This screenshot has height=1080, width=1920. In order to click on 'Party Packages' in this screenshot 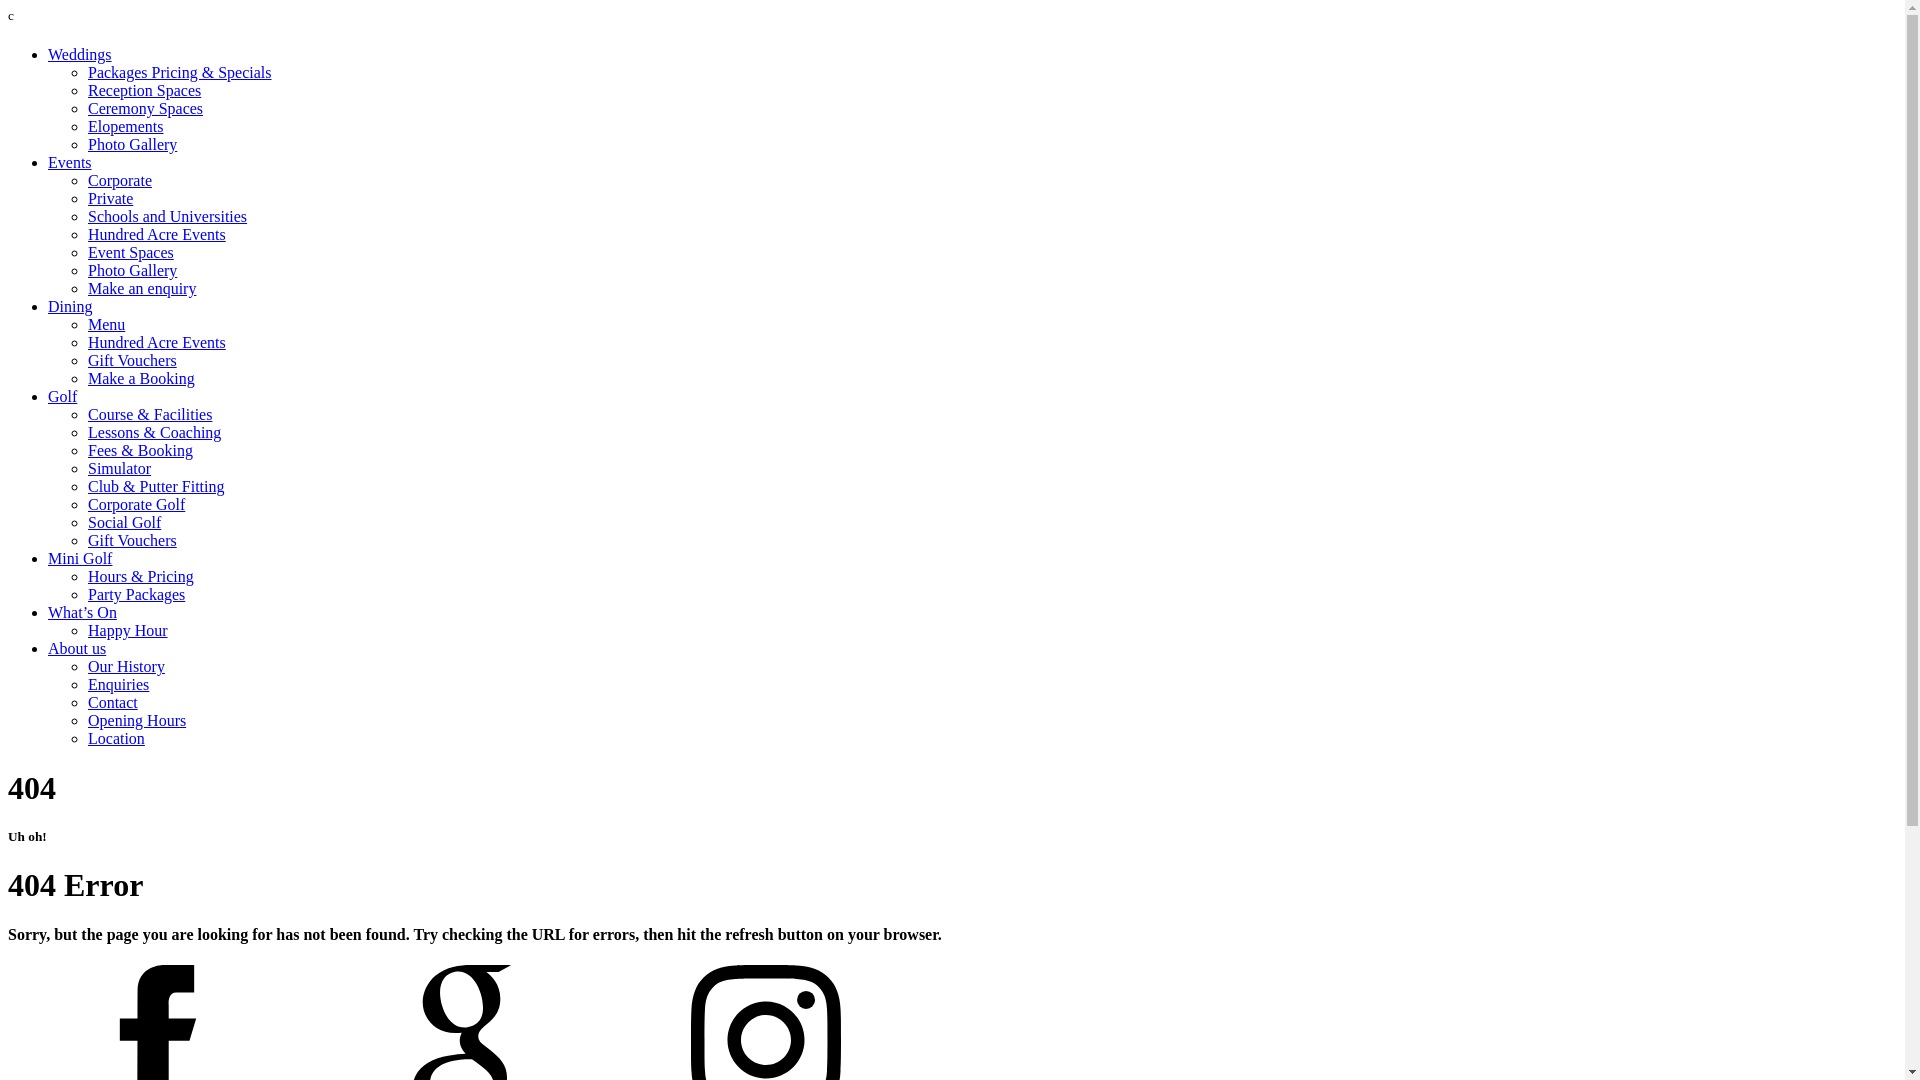, I will do `click(135, 593)`.